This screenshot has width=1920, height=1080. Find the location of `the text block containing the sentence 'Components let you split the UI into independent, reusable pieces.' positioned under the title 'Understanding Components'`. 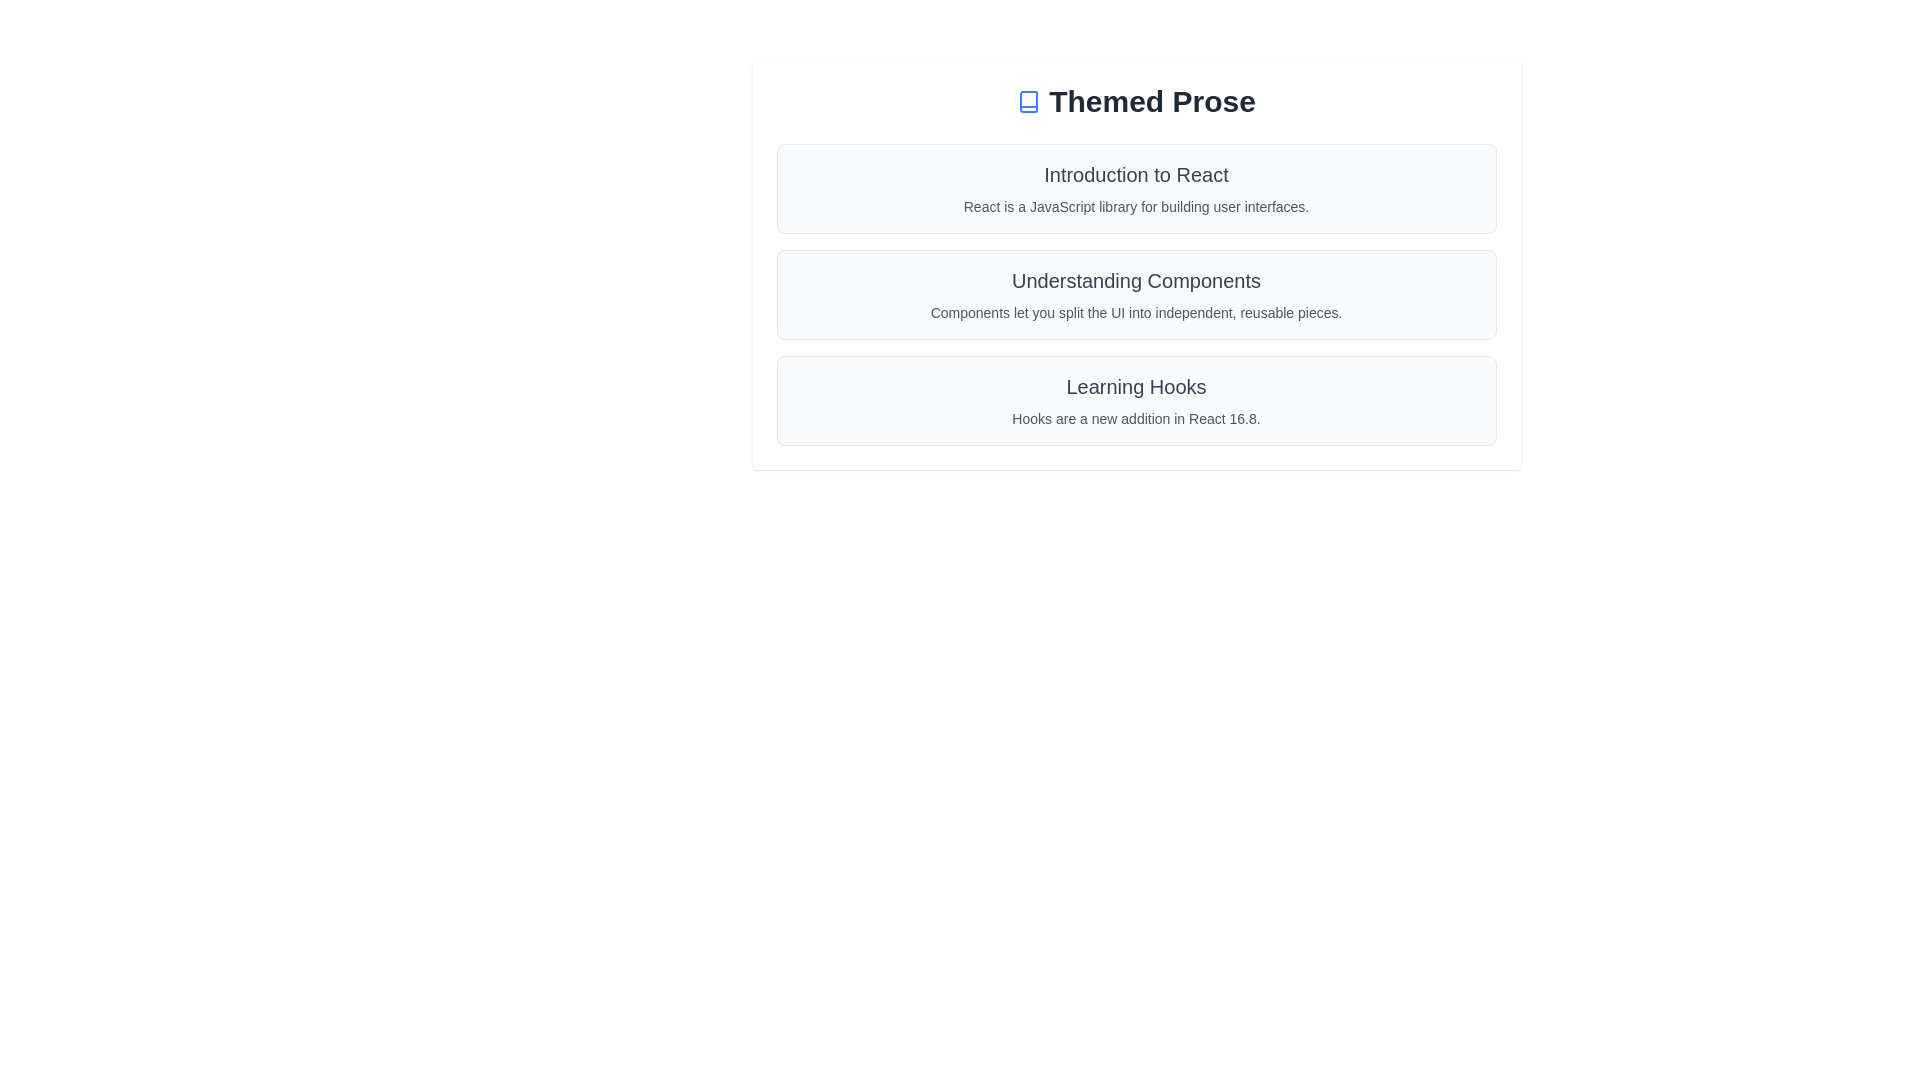

the text block containing the sentence 'Components let you split the UI into independent, reusable pieces.' positioned under the title 'Understanding Components' is located at coordinates (1136, 312).